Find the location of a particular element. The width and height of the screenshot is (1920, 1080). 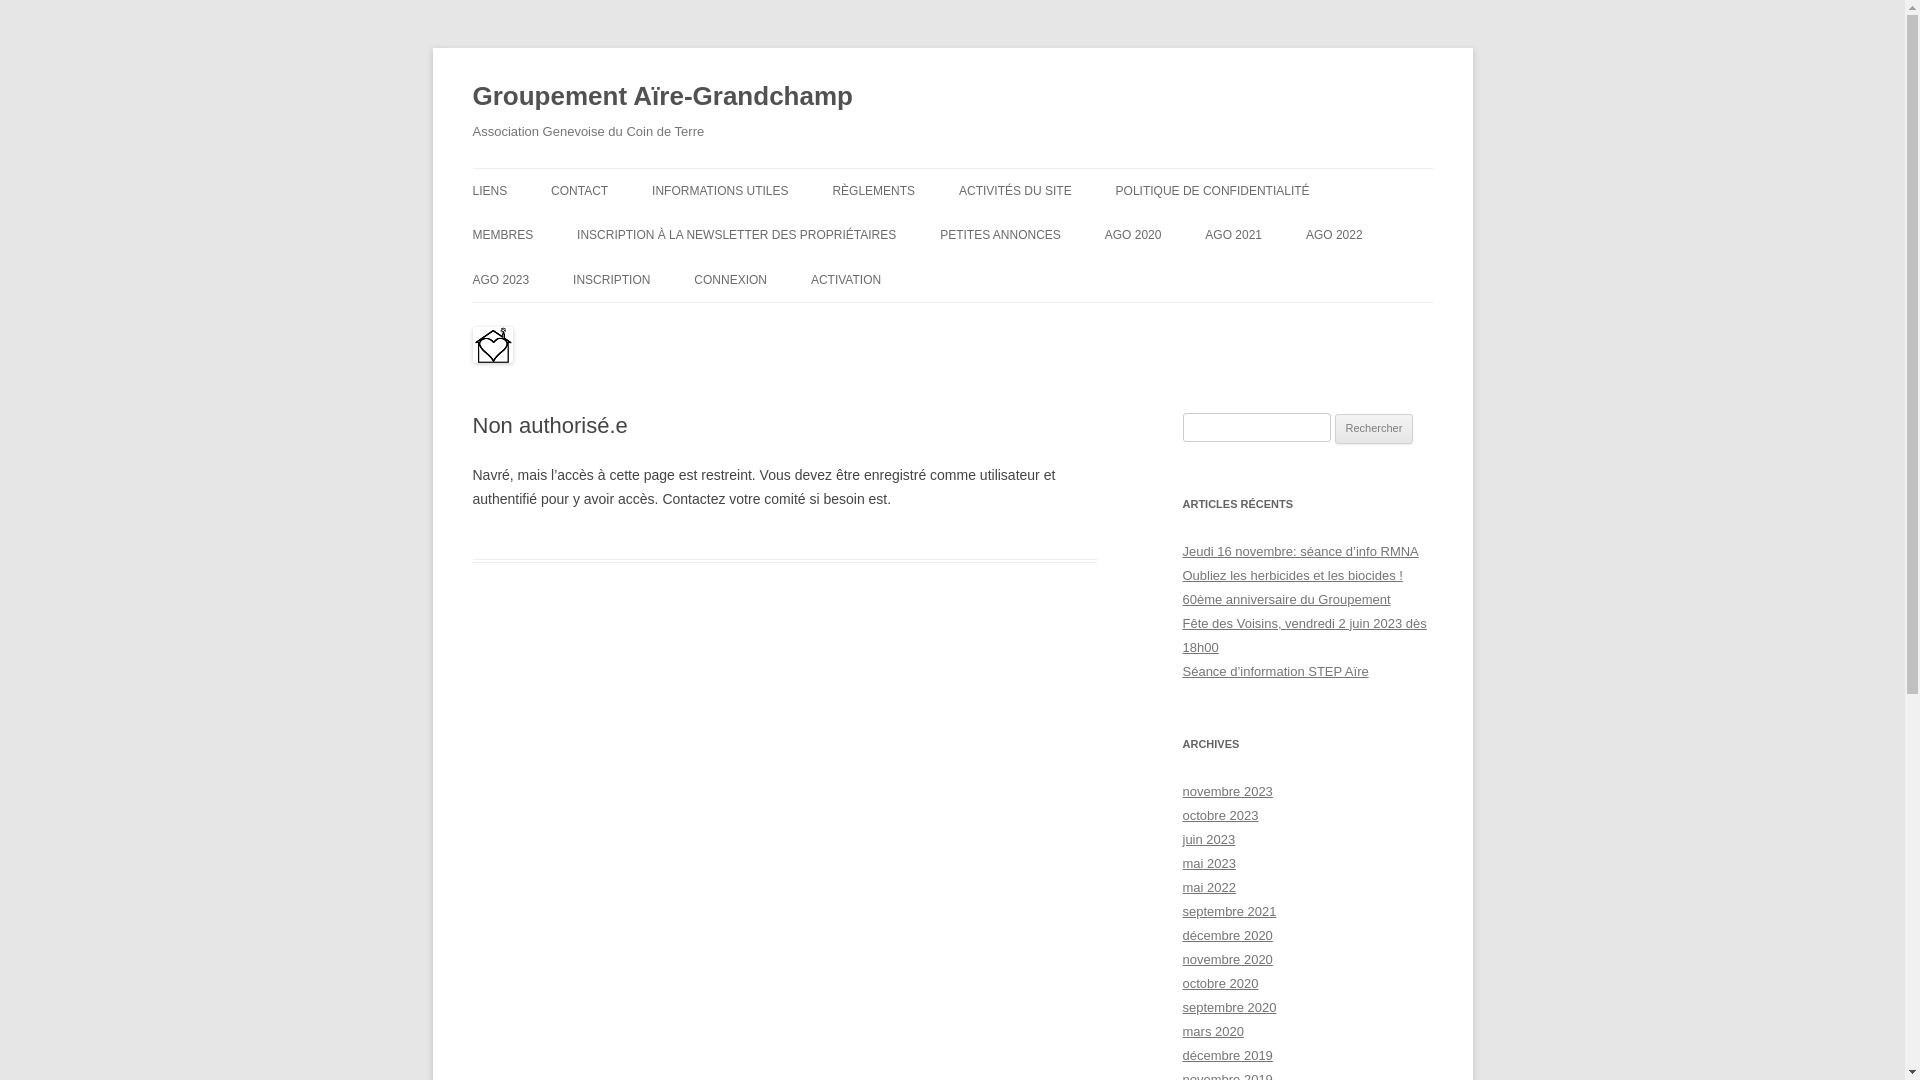

'Rechercher' is located at coordinates (1373, 427).